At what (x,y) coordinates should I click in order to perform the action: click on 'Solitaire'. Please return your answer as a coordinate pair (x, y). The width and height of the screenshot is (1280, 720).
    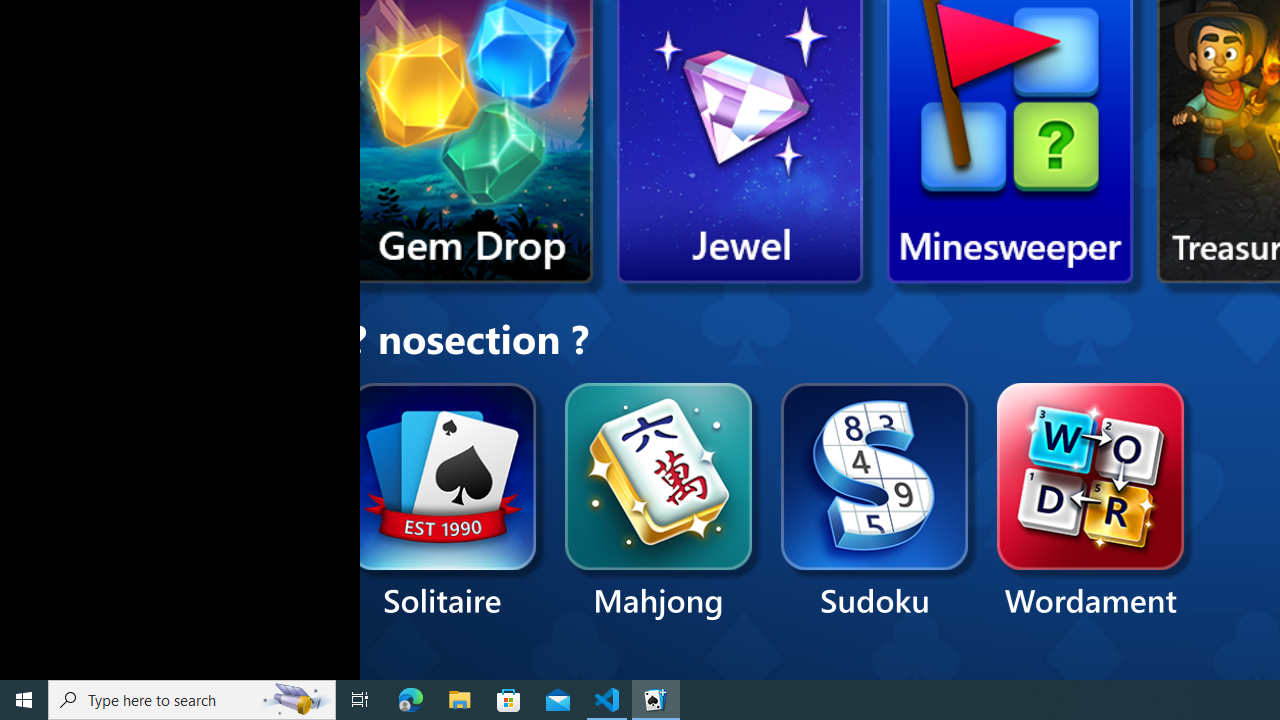
    Looking at the image, I should click on (441, 501).